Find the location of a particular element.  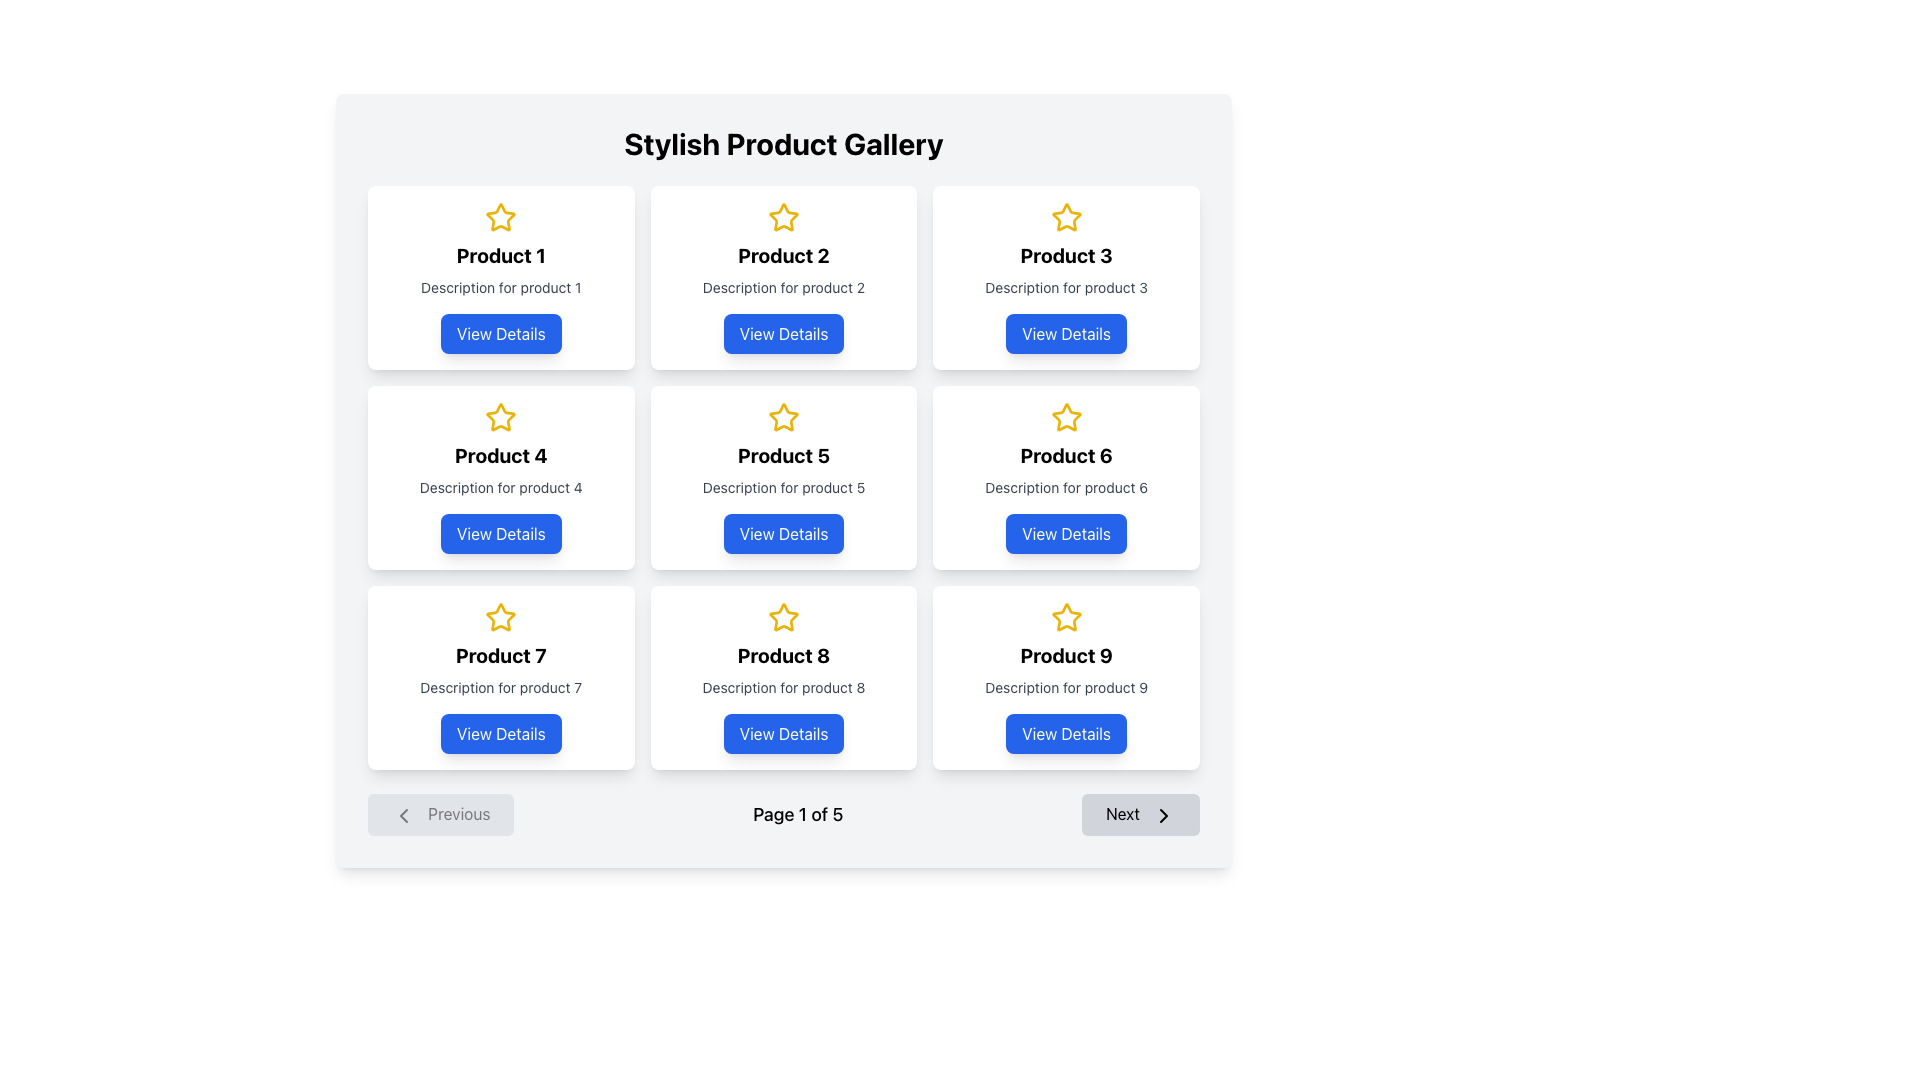

the star-shaped icon with a yellow outline located inside the 'Product 4' card in the product grid is located at coordinates (501, 416).